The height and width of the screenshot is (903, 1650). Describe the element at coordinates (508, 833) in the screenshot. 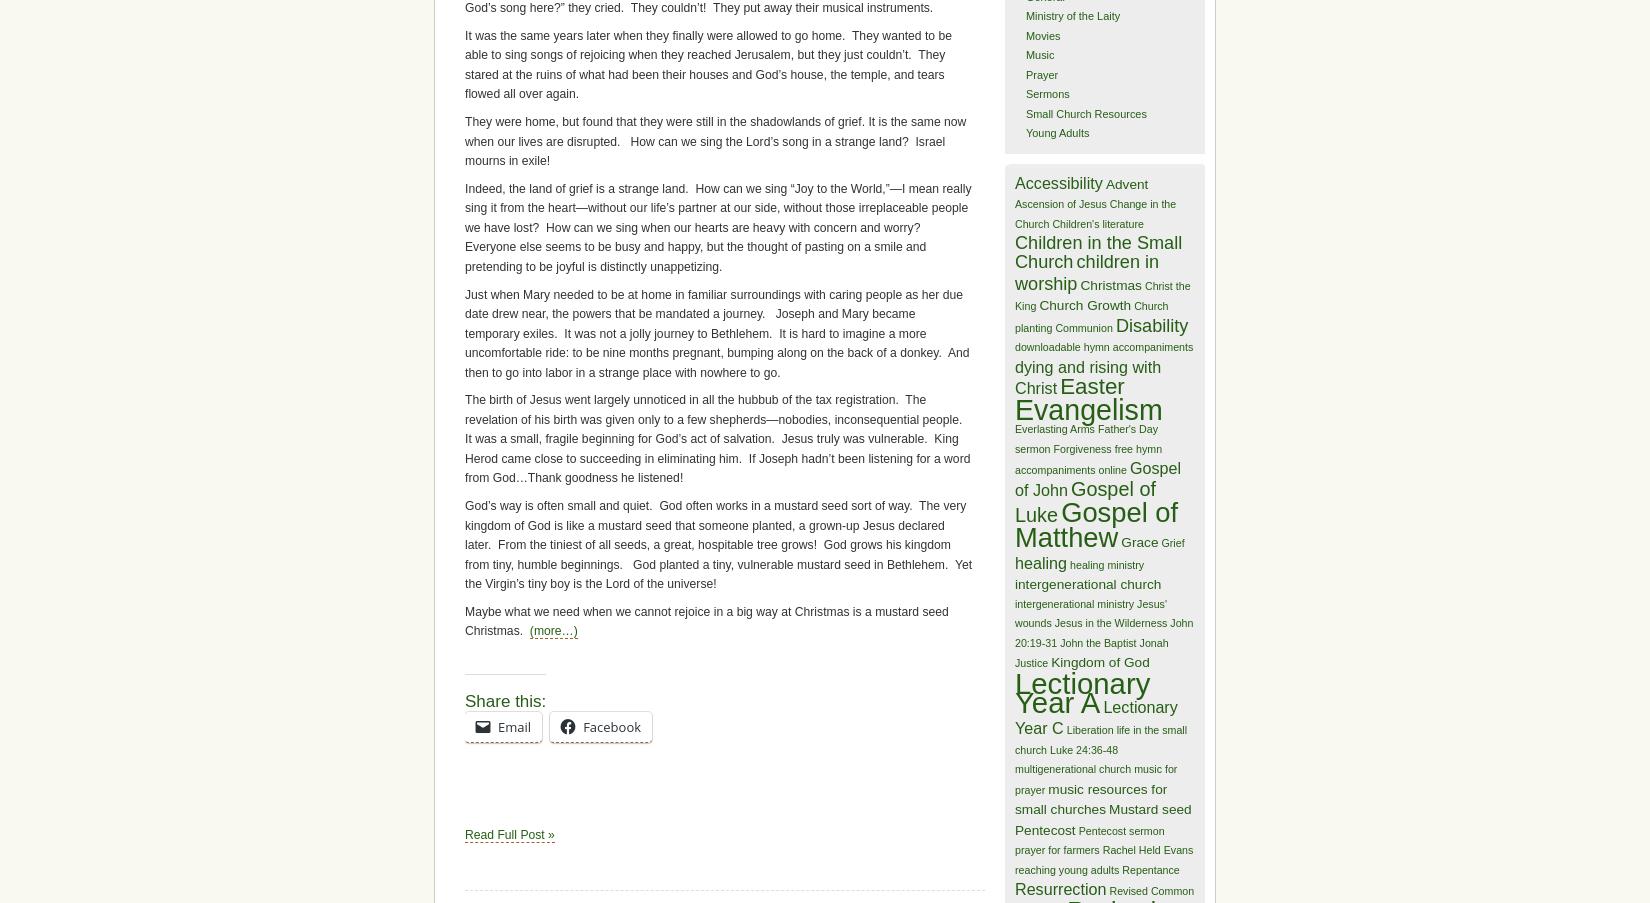

I see `'Read Full Post »'` at that location.